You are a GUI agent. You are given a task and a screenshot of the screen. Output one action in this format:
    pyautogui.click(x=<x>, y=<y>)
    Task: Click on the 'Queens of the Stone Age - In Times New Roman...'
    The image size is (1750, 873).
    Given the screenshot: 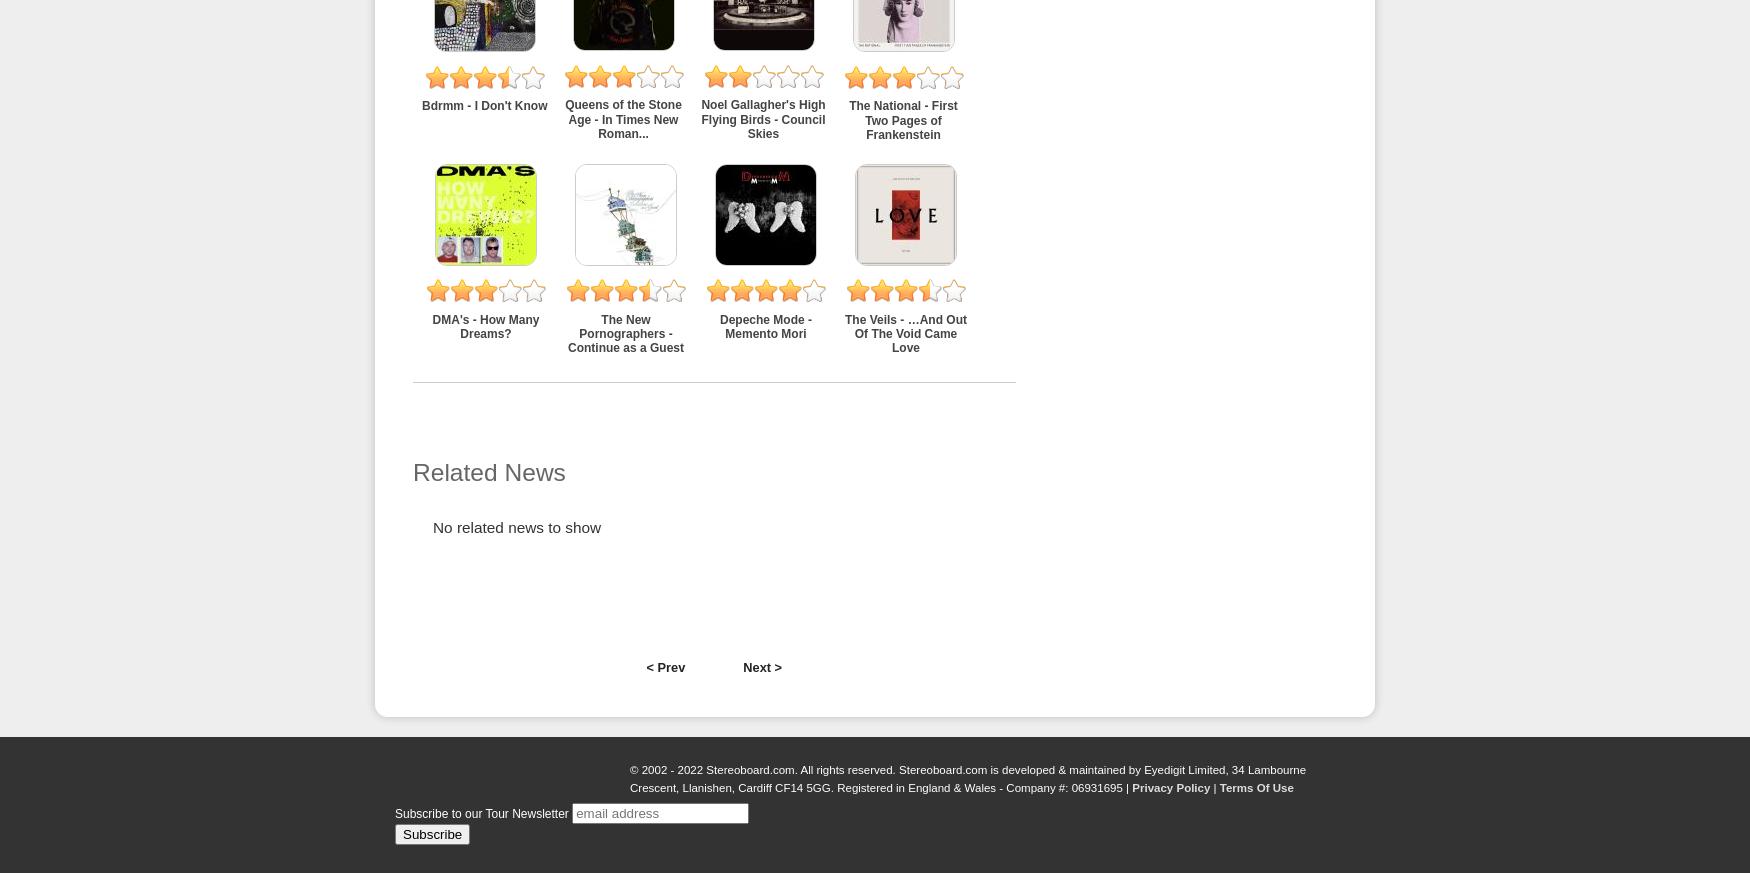 What is the action you would take?
    pyautogui.click(x=565, y=119)
    